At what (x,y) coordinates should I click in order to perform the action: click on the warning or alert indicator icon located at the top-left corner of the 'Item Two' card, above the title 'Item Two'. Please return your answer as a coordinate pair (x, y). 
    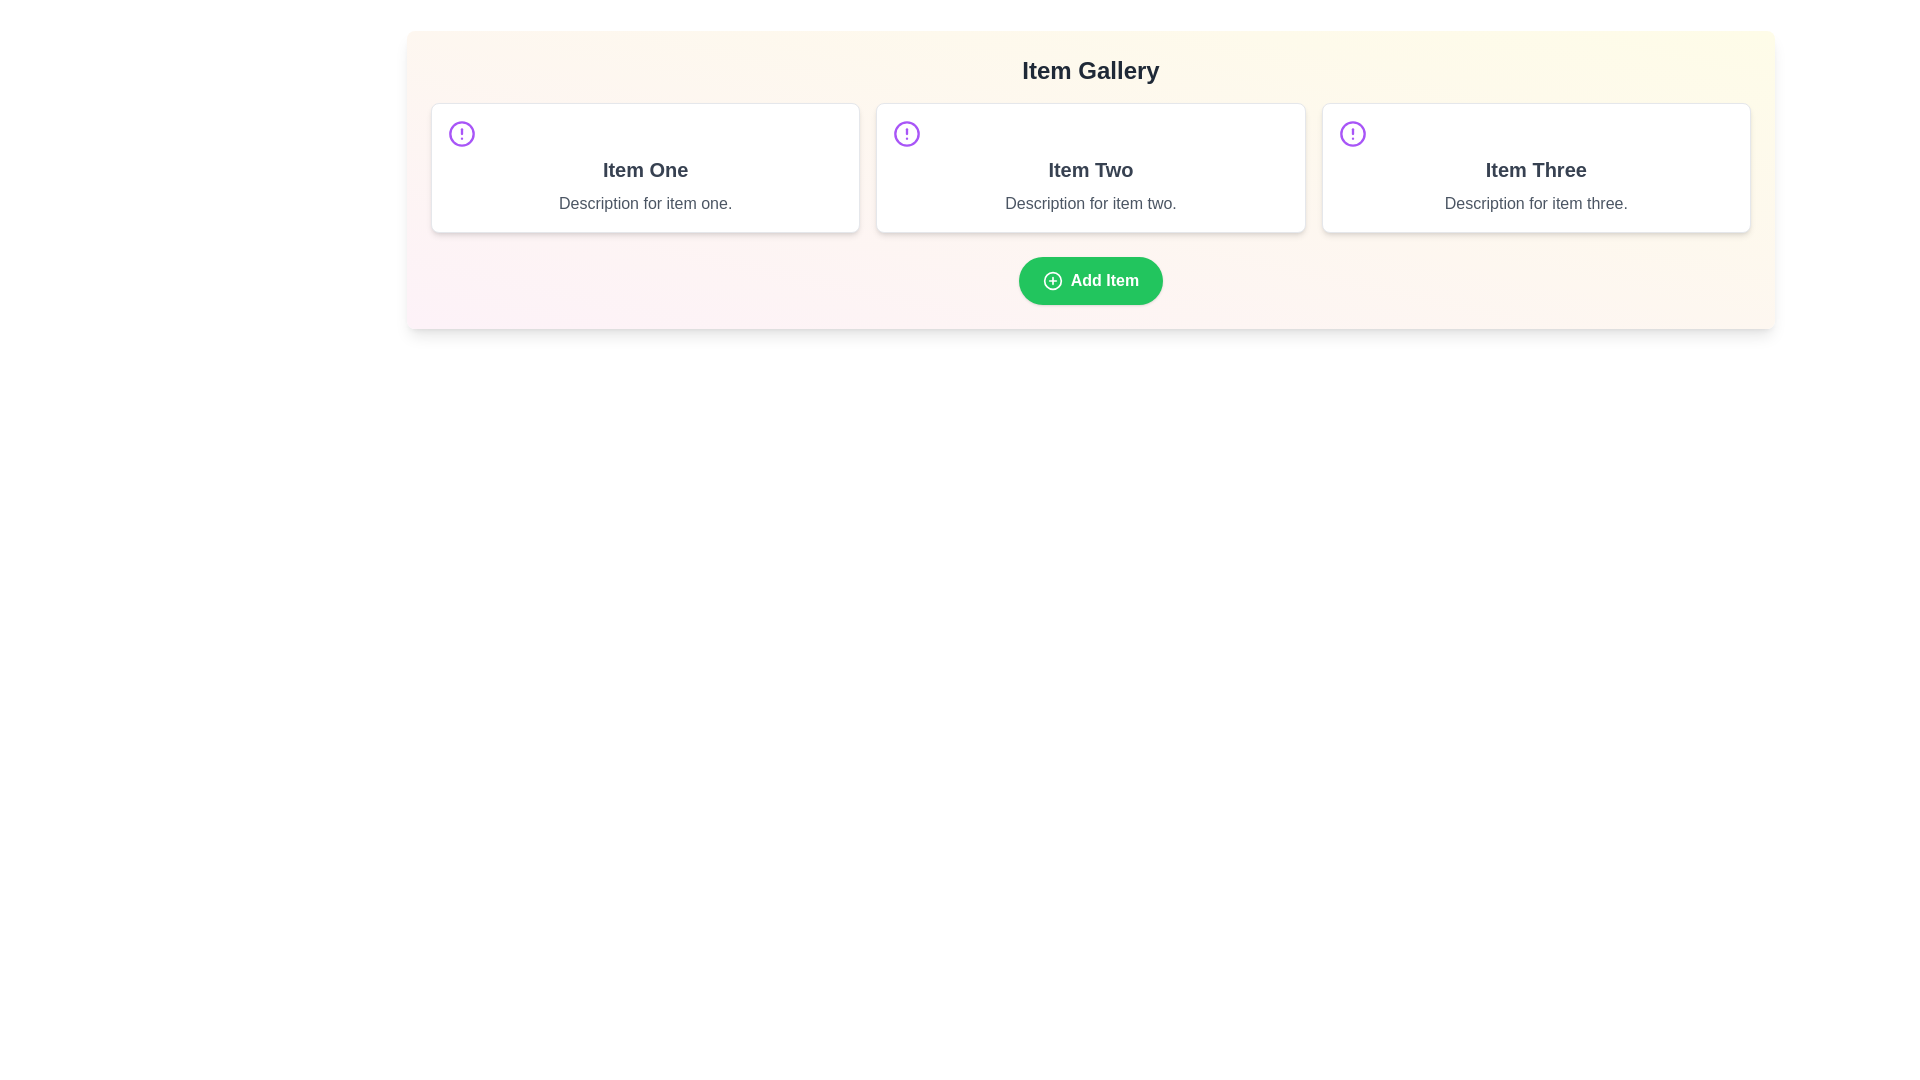
    Looking at the image, I should click on (906, 134).